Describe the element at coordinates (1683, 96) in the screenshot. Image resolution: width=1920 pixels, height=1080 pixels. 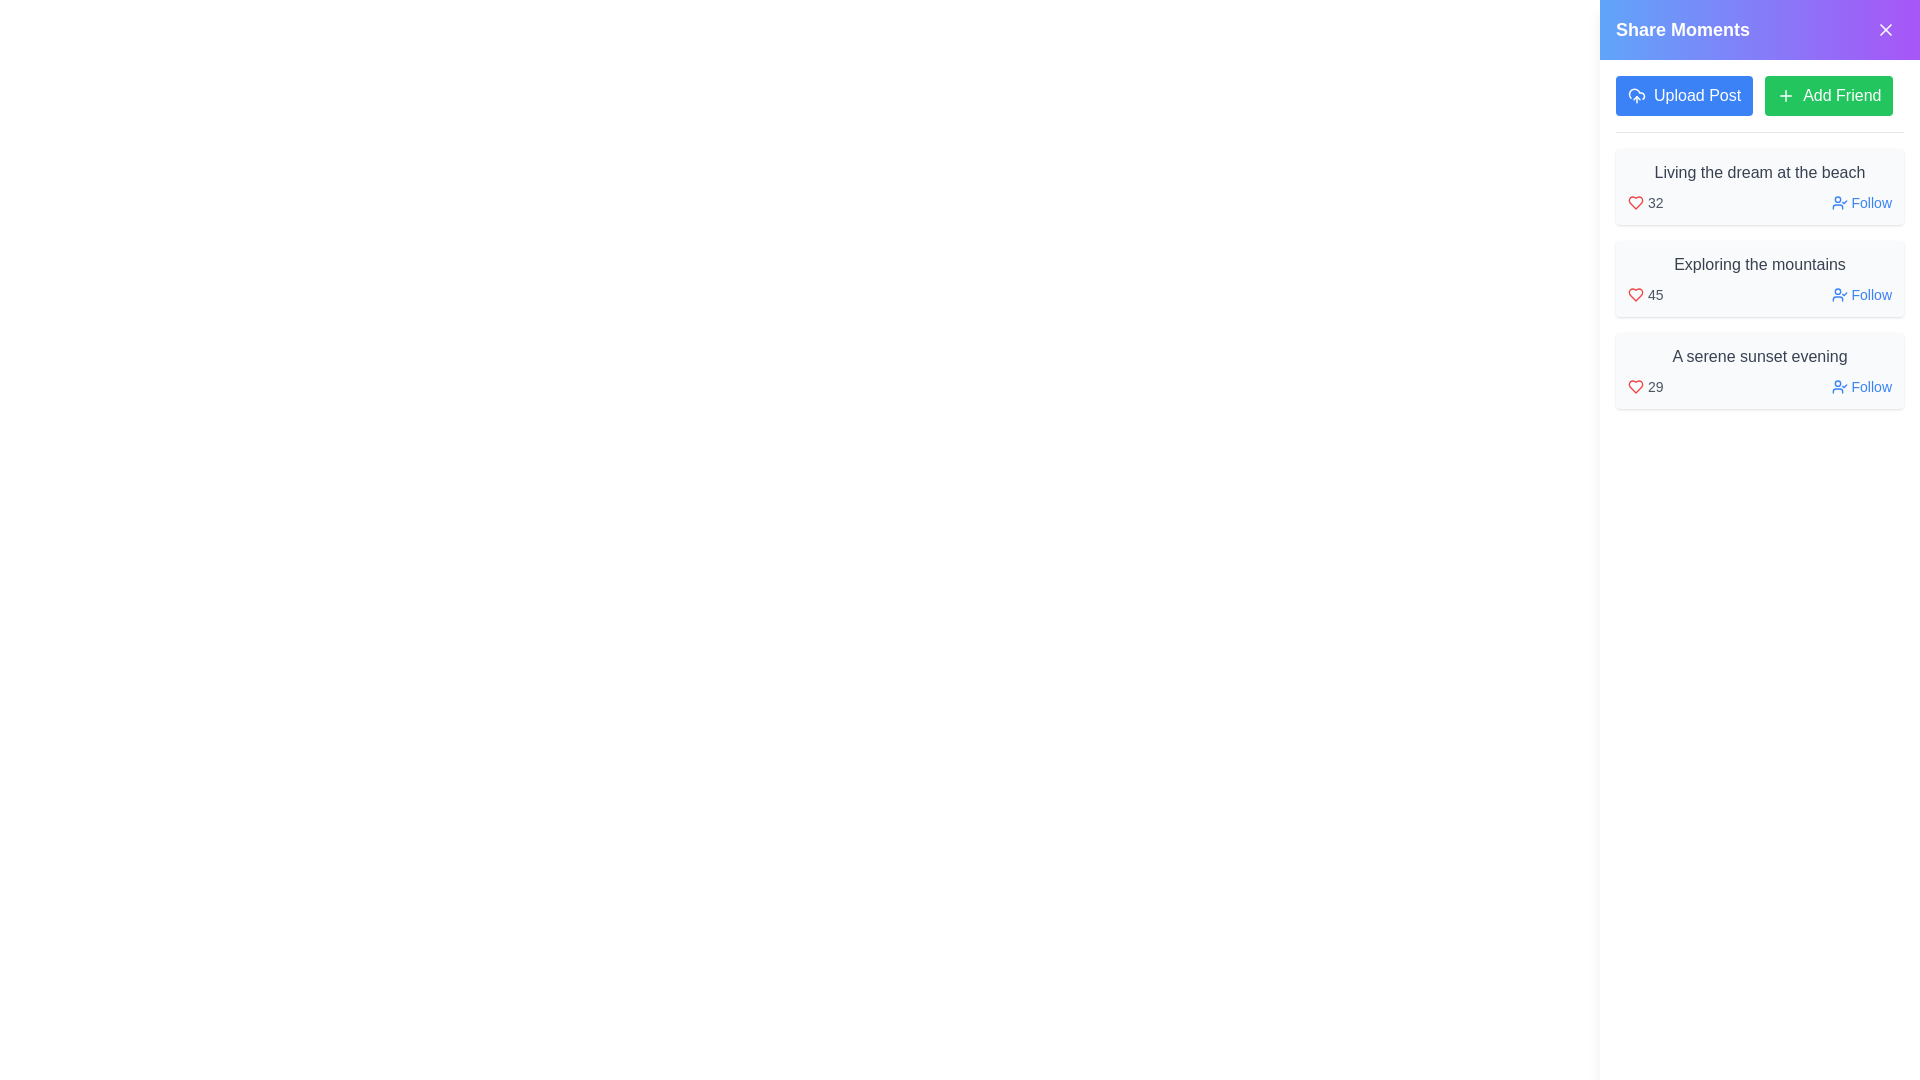
I see `the button located to the left of the green 'Add Friend' button in the 'Share Moments' section to initiate the process of uploading a new post` at that location.